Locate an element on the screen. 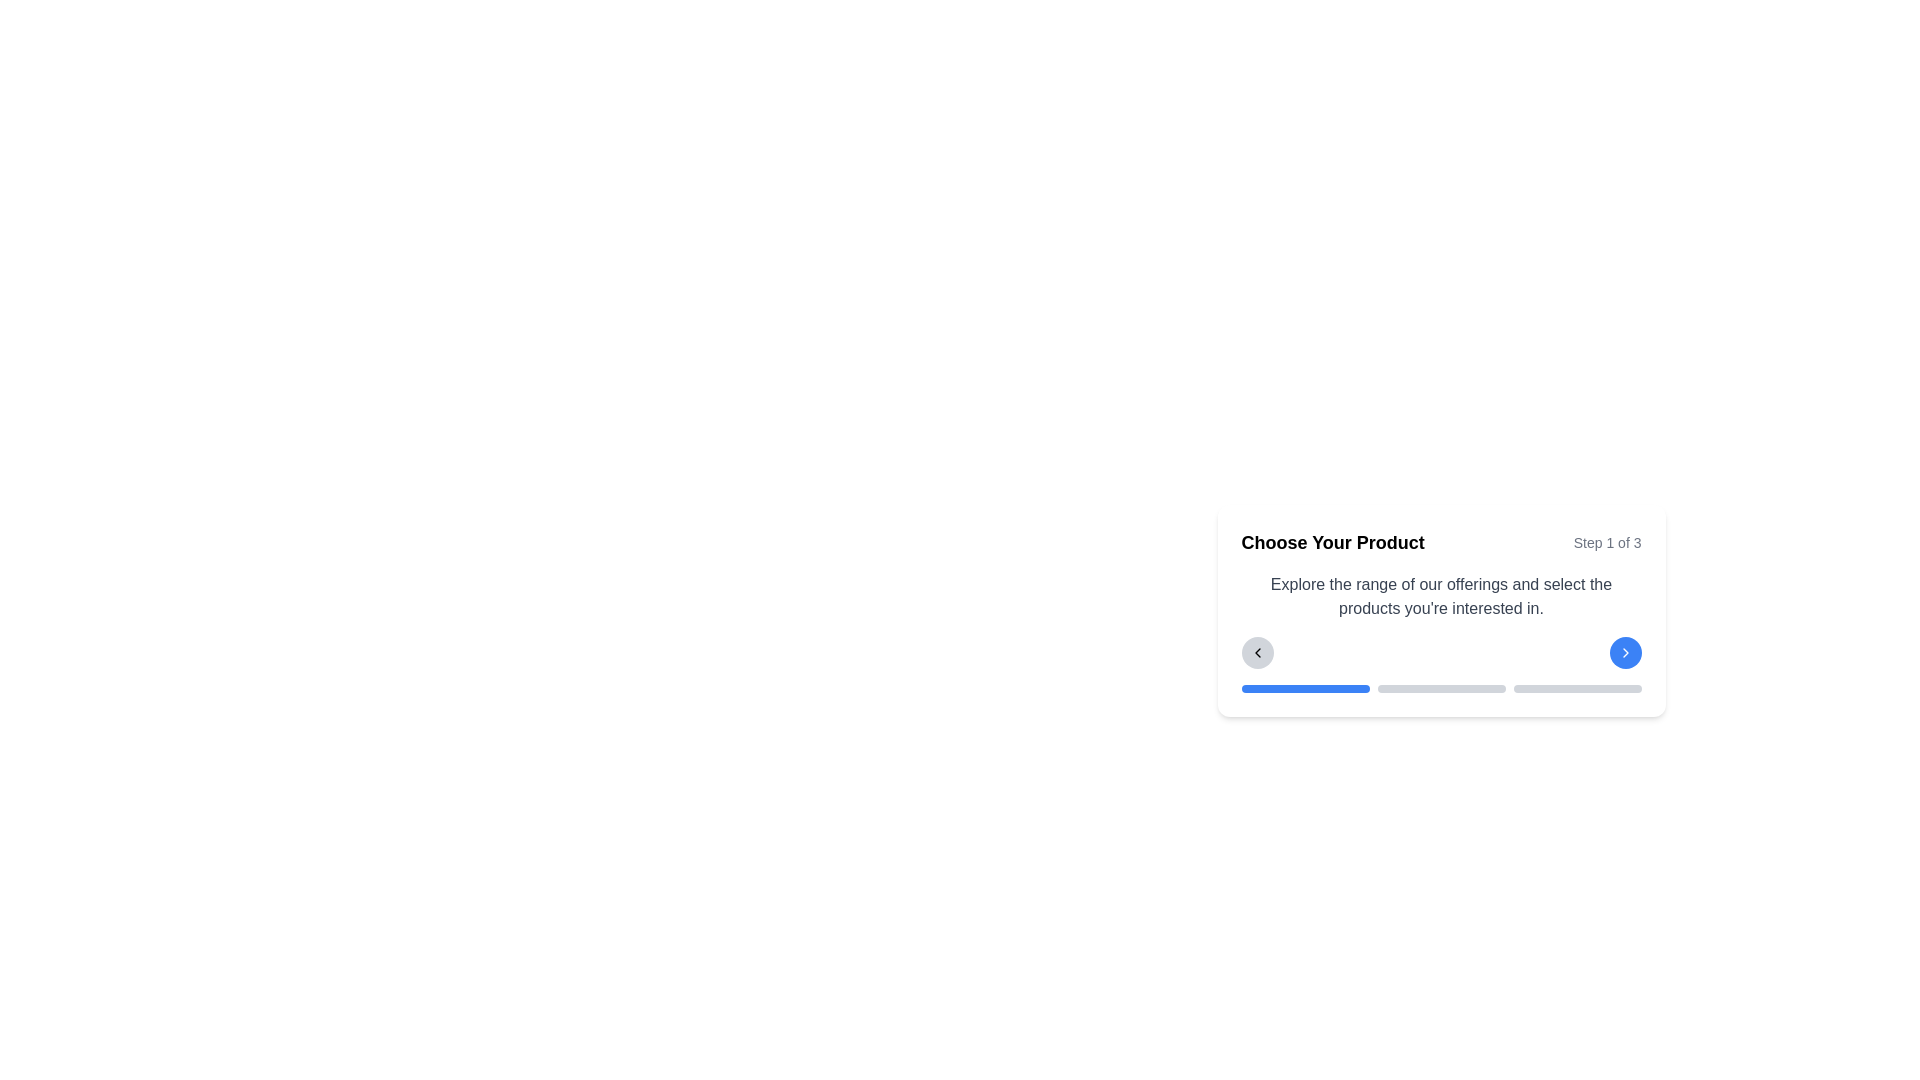  the first progress indicator bar, which visually represents the current step in a multi-step process, located at the bottom of a card-like interface section is located at coordinates (1305, 688).